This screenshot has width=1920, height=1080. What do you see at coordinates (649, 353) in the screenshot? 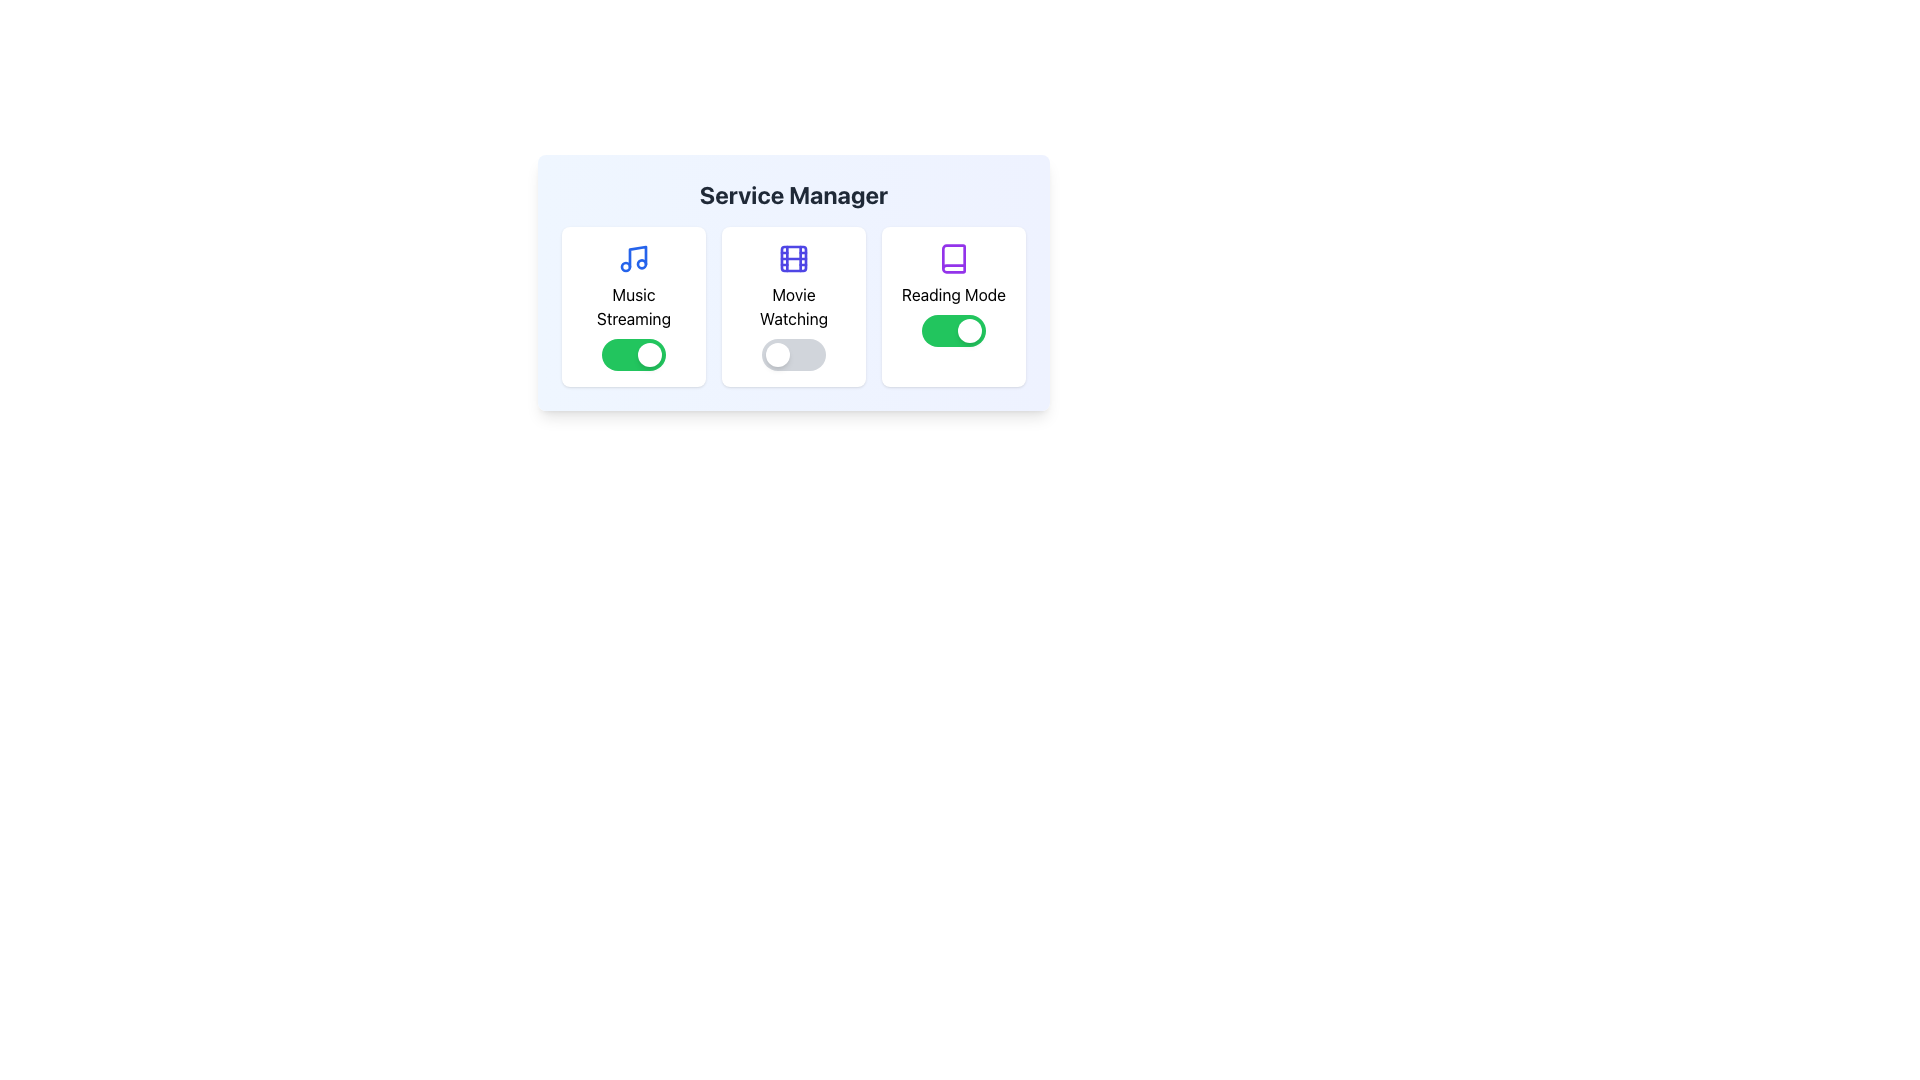
I see `the small white circular toggle knob on the right-hand side of the green rectangular switch, indicating the 'on' position under the 'Music Streaming' label` at bounding box center [649, 353].